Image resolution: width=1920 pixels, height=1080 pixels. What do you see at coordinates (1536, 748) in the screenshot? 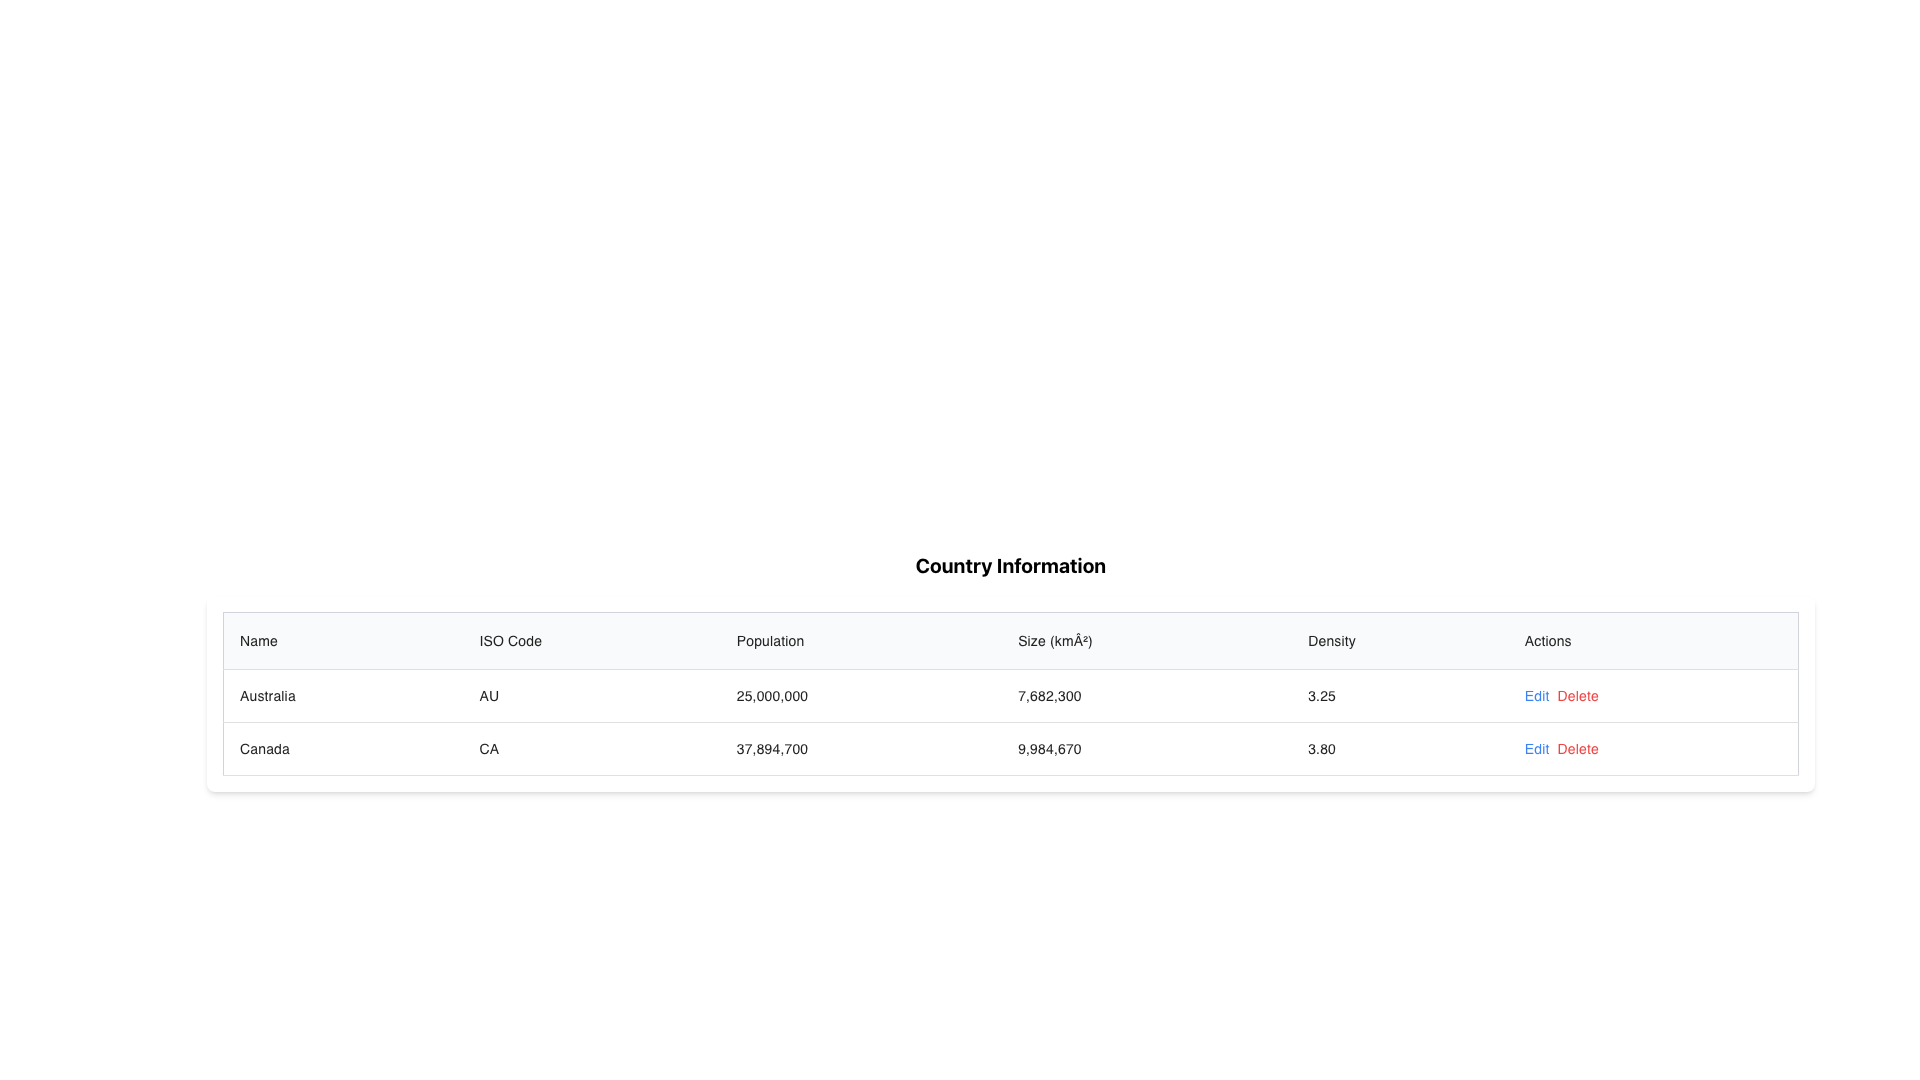
I see `the 'Edit' link located in the 'Actions' column of the second row in the table to initiate editing` at bounding box center [1536, 748].